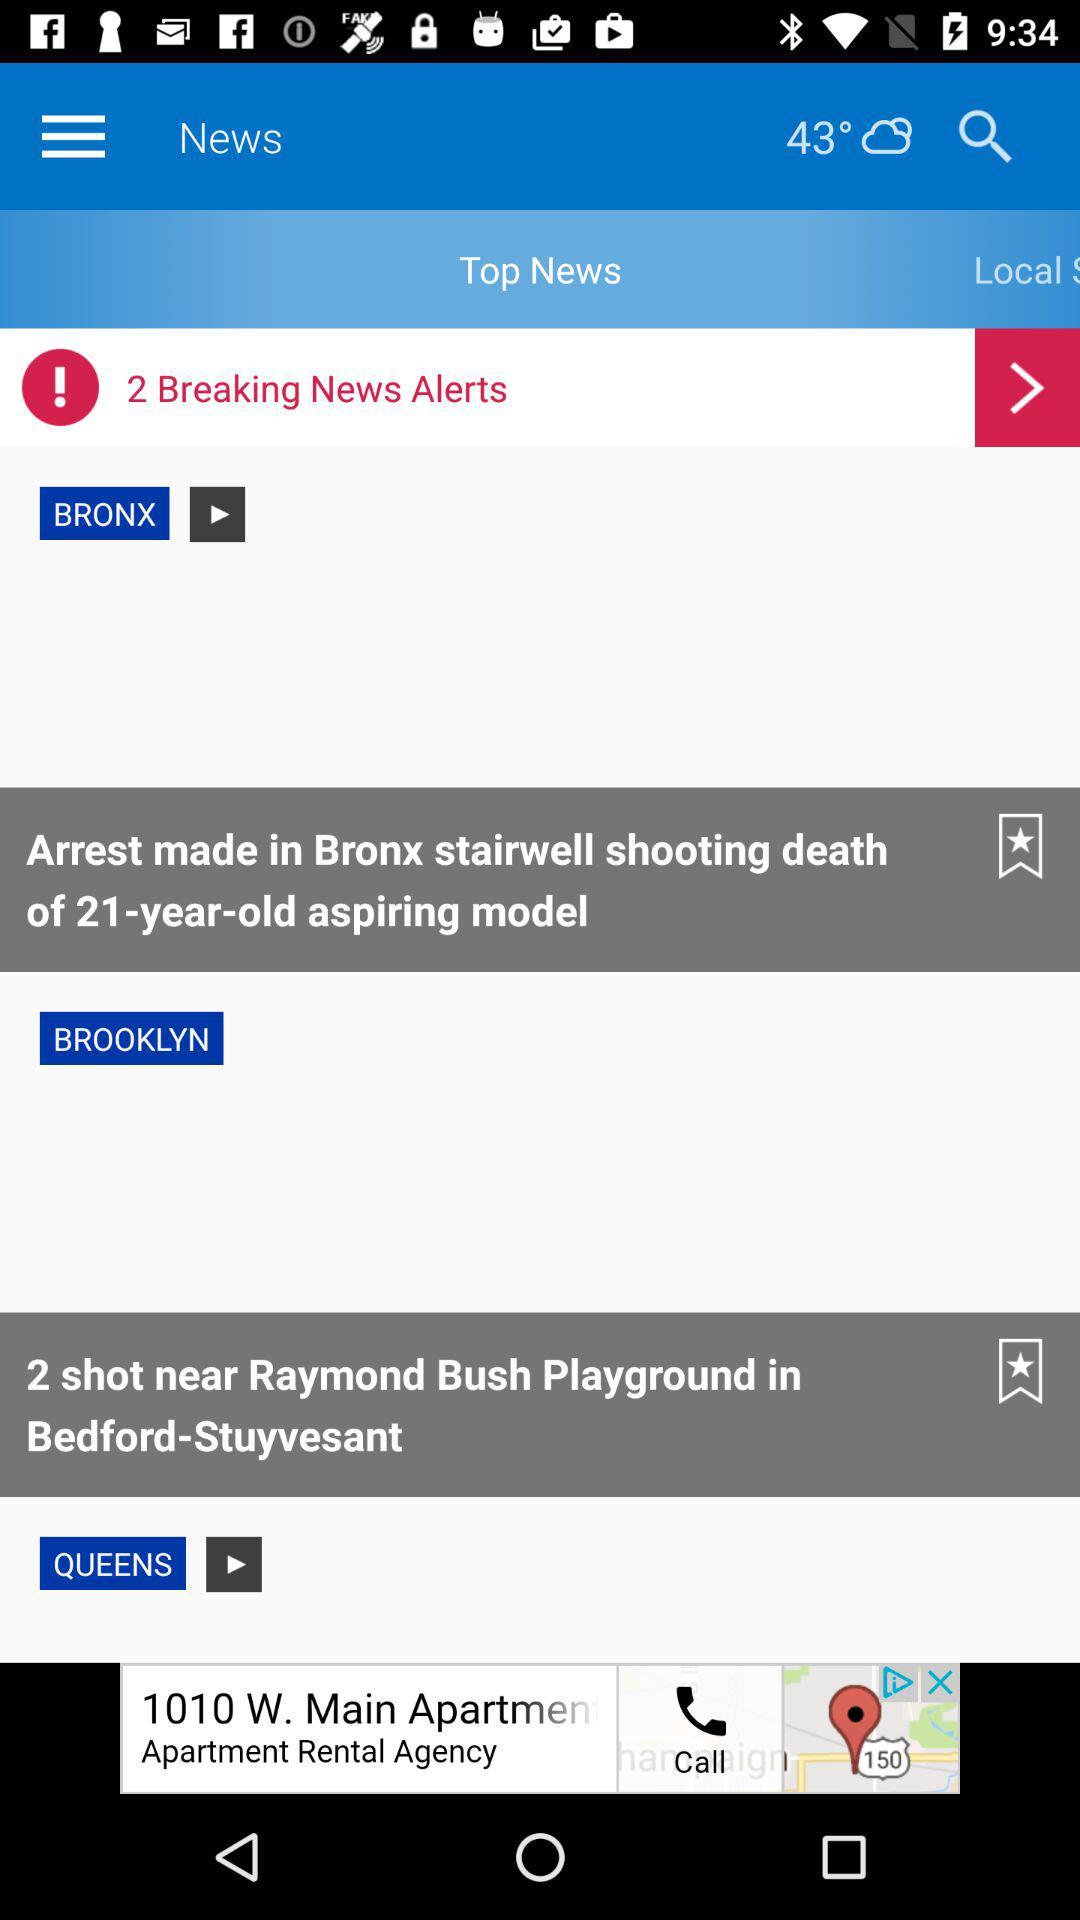 The width and height of the screenshot is (1080, 1920). Describe the element at coordinates (1027, 387) in the screenshot. I see `next page icon` at that location.